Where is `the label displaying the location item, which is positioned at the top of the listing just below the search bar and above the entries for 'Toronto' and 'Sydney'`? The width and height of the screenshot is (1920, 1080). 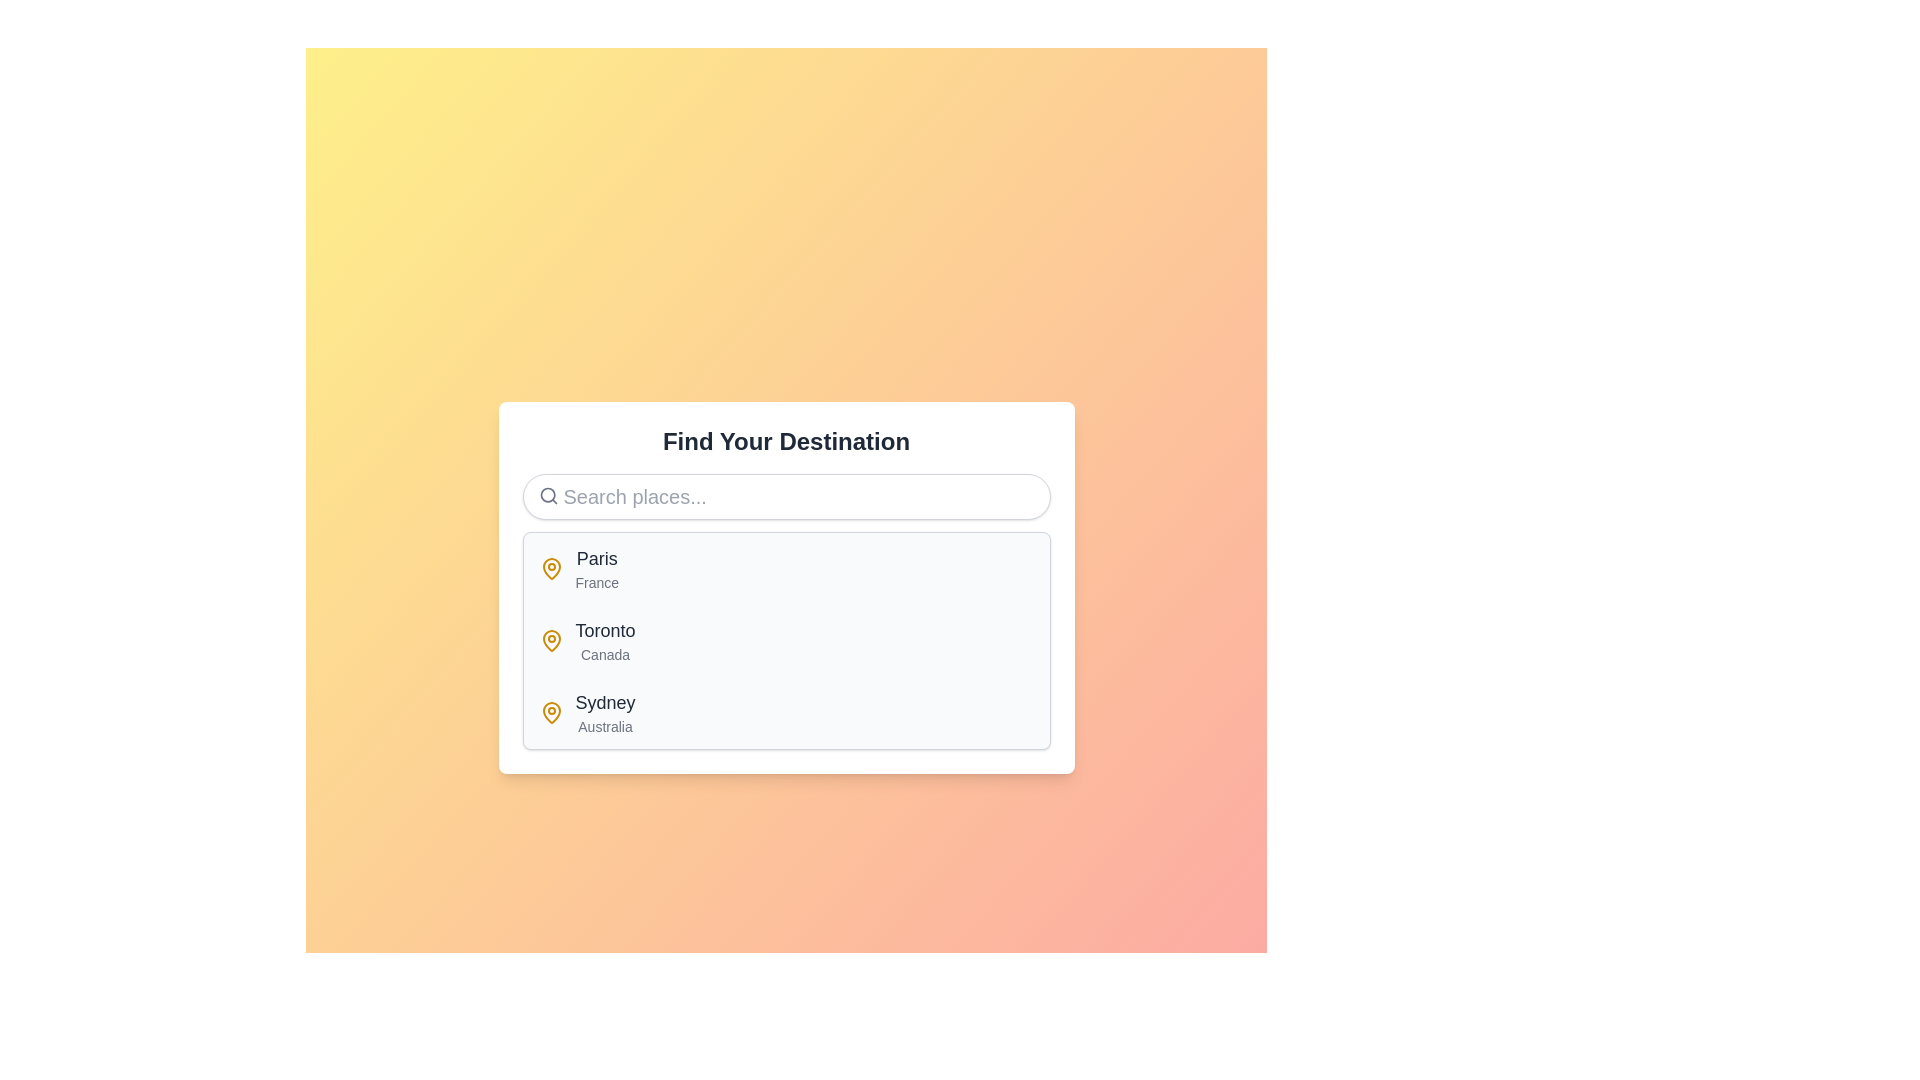 the label displaying the location item, which is positioned at the top of the listing just below the search bar and above the entries for 'Toronto' and 'Sydney' is located at coordinates (595, 569).